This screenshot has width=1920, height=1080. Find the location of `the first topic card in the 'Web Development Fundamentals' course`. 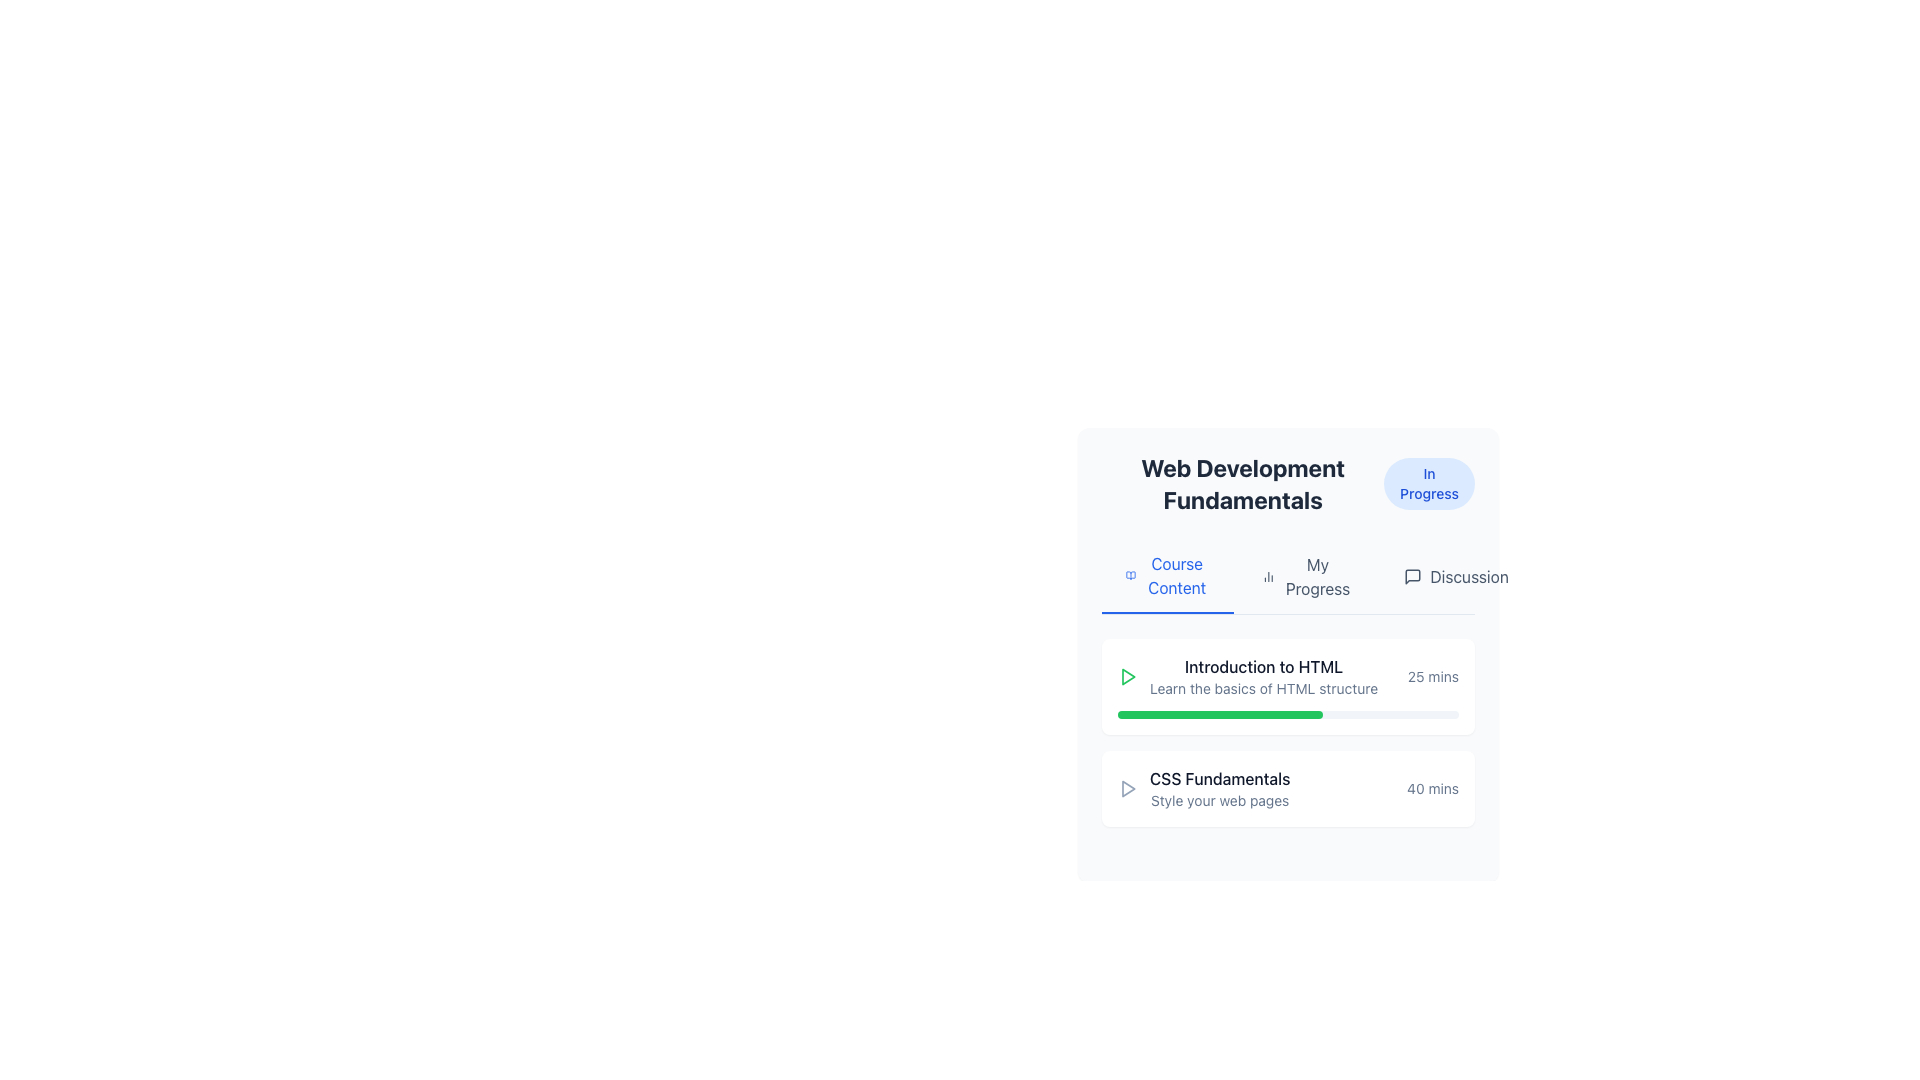

the first topic card in the 'Web Development Fundamentals' course is located at coordinates (1288, 655).